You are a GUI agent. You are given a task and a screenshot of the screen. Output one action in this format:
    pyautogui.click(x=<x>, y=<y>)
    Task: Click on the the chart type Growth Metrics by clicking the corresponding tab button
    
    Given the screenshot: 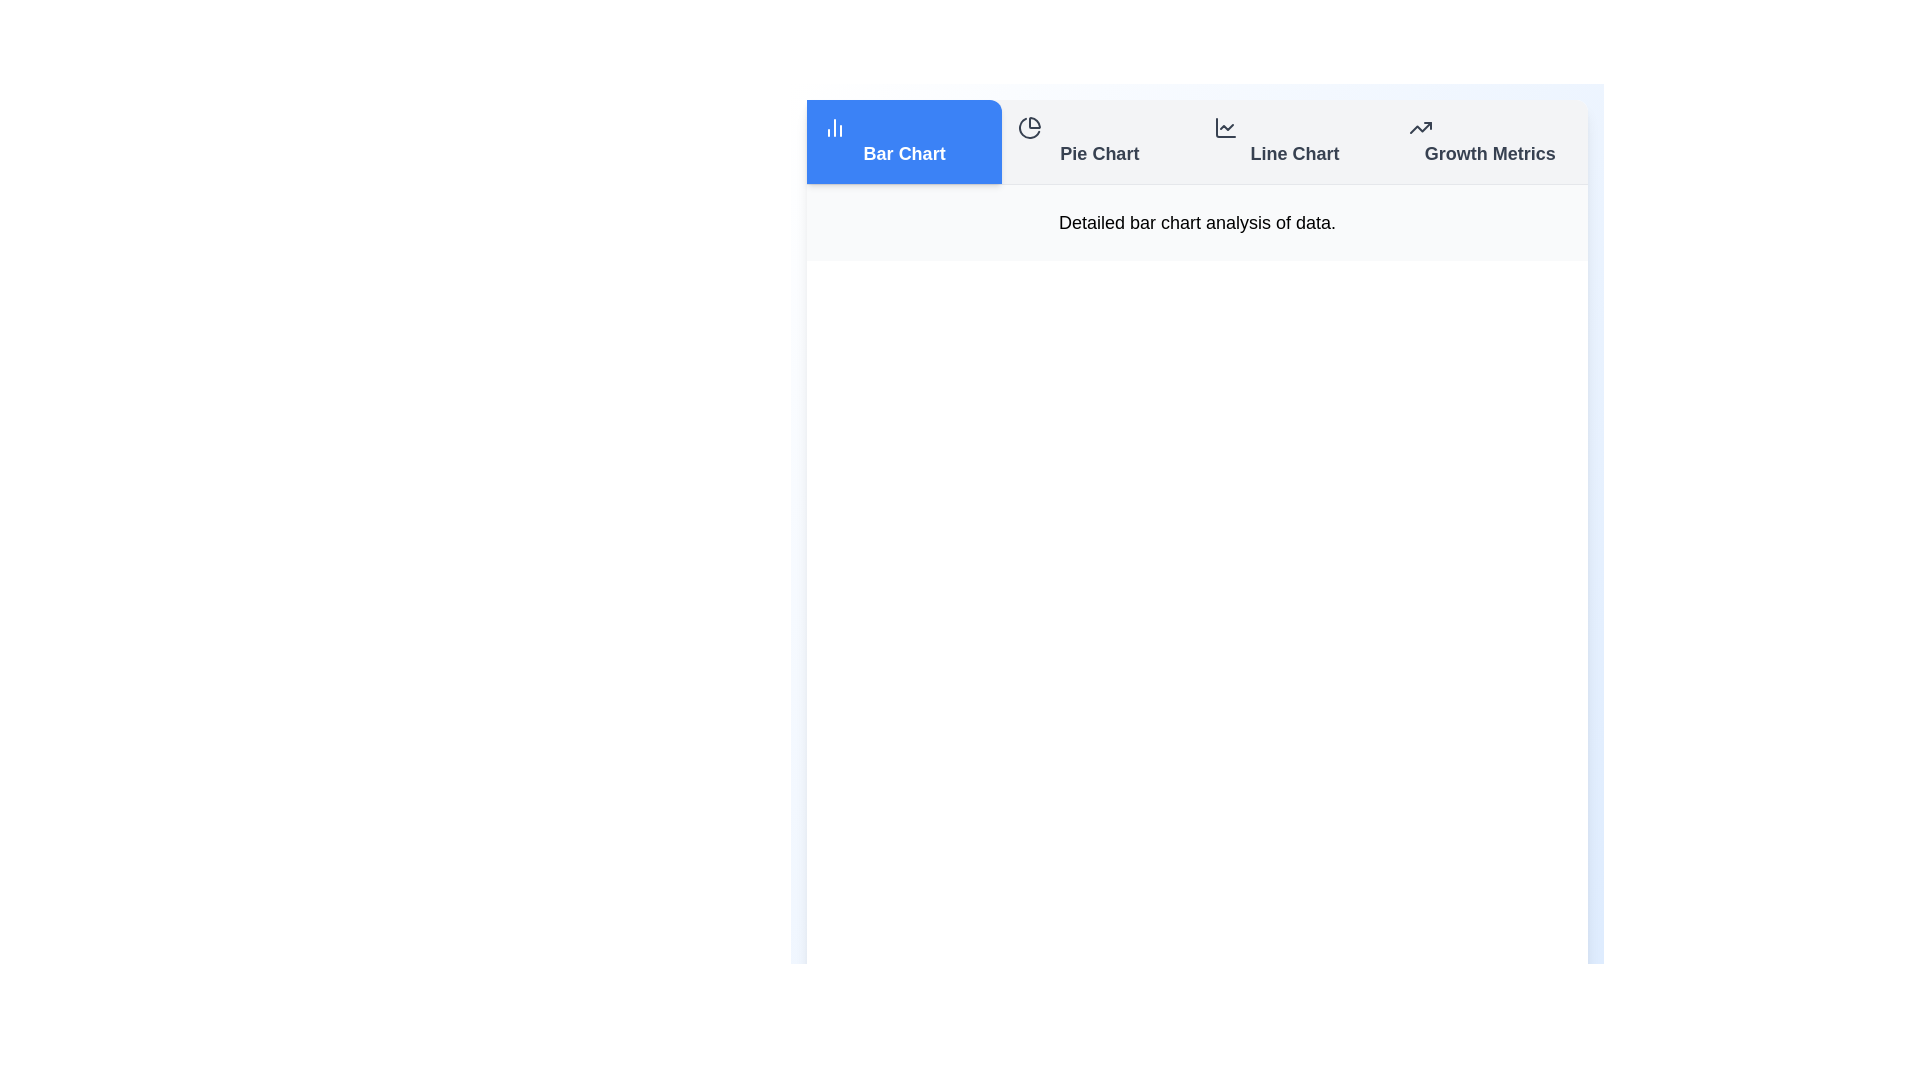 What is the action you would take?
    pyautogui.click(x=1490, y=141)
    